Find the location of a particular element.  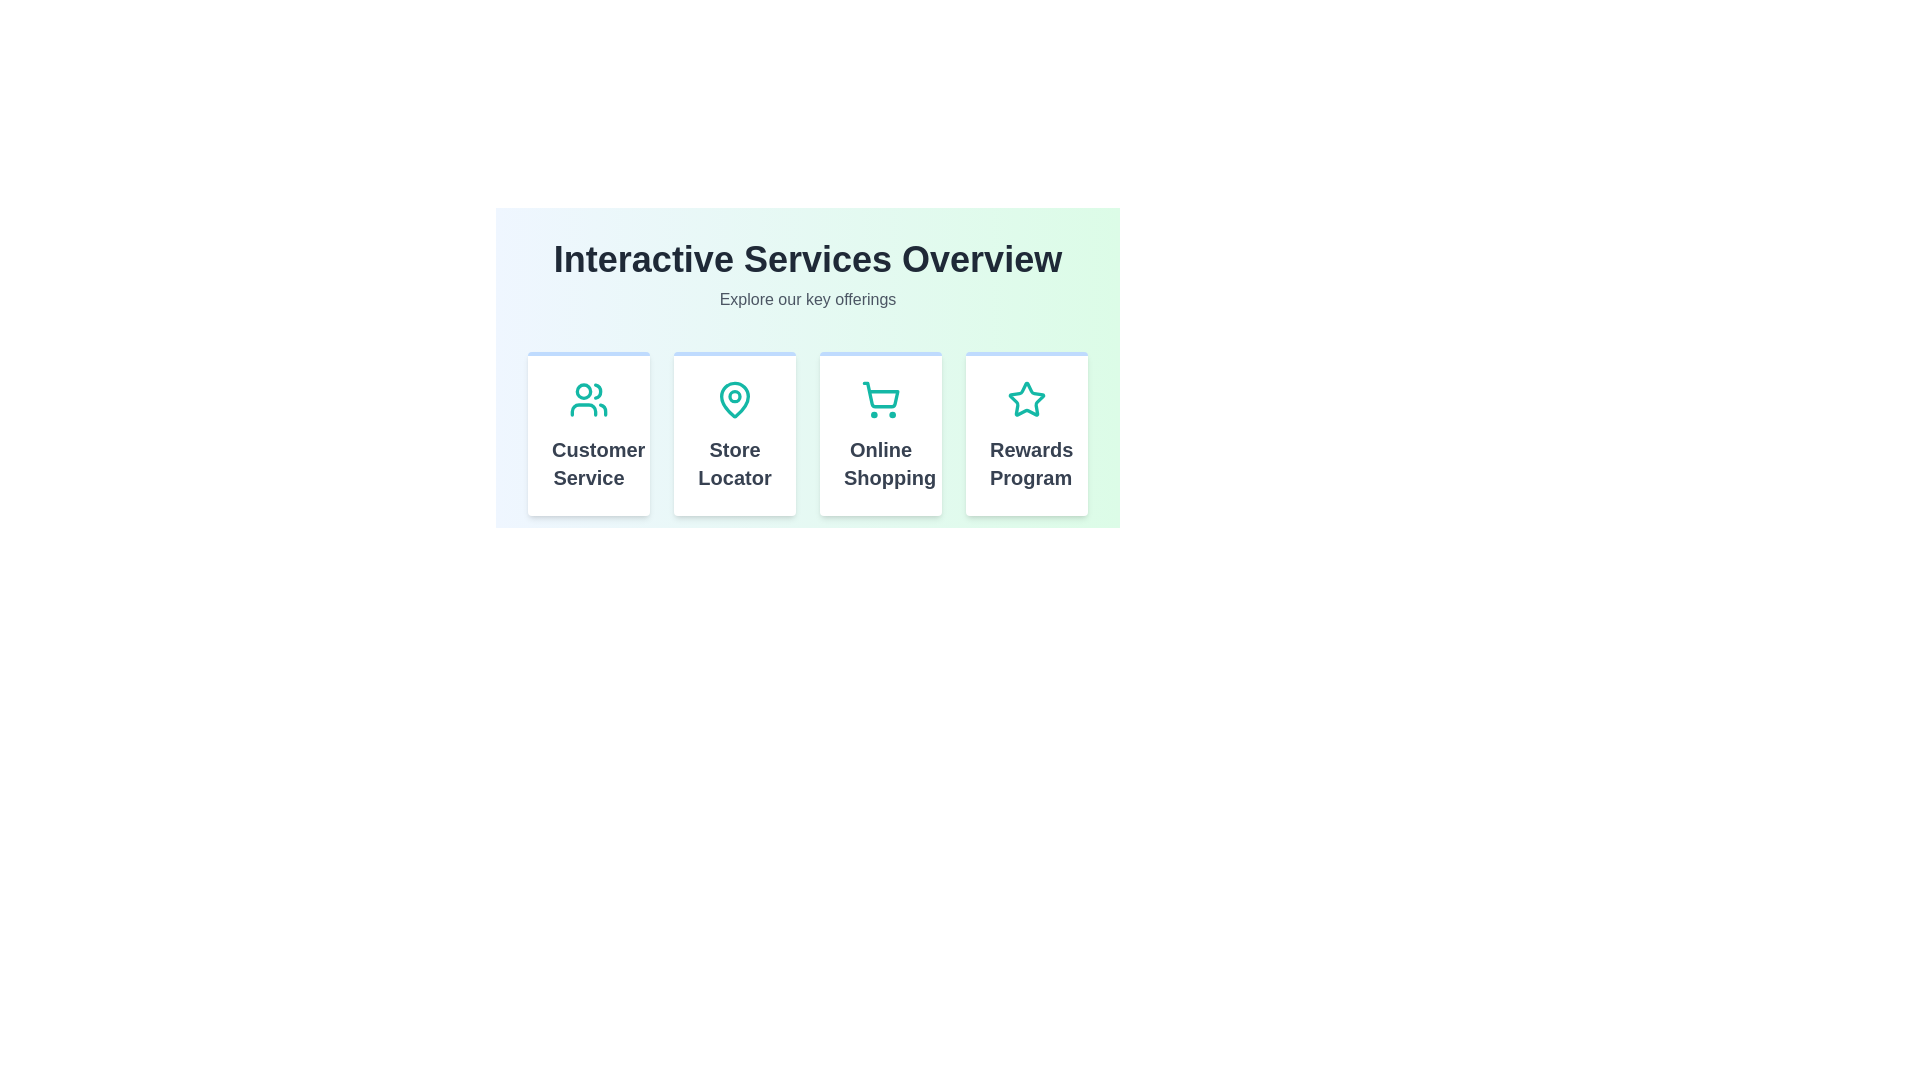

the 'Store Locator' card, the second card in the horizontal grid is located at coordinates (733, 433).